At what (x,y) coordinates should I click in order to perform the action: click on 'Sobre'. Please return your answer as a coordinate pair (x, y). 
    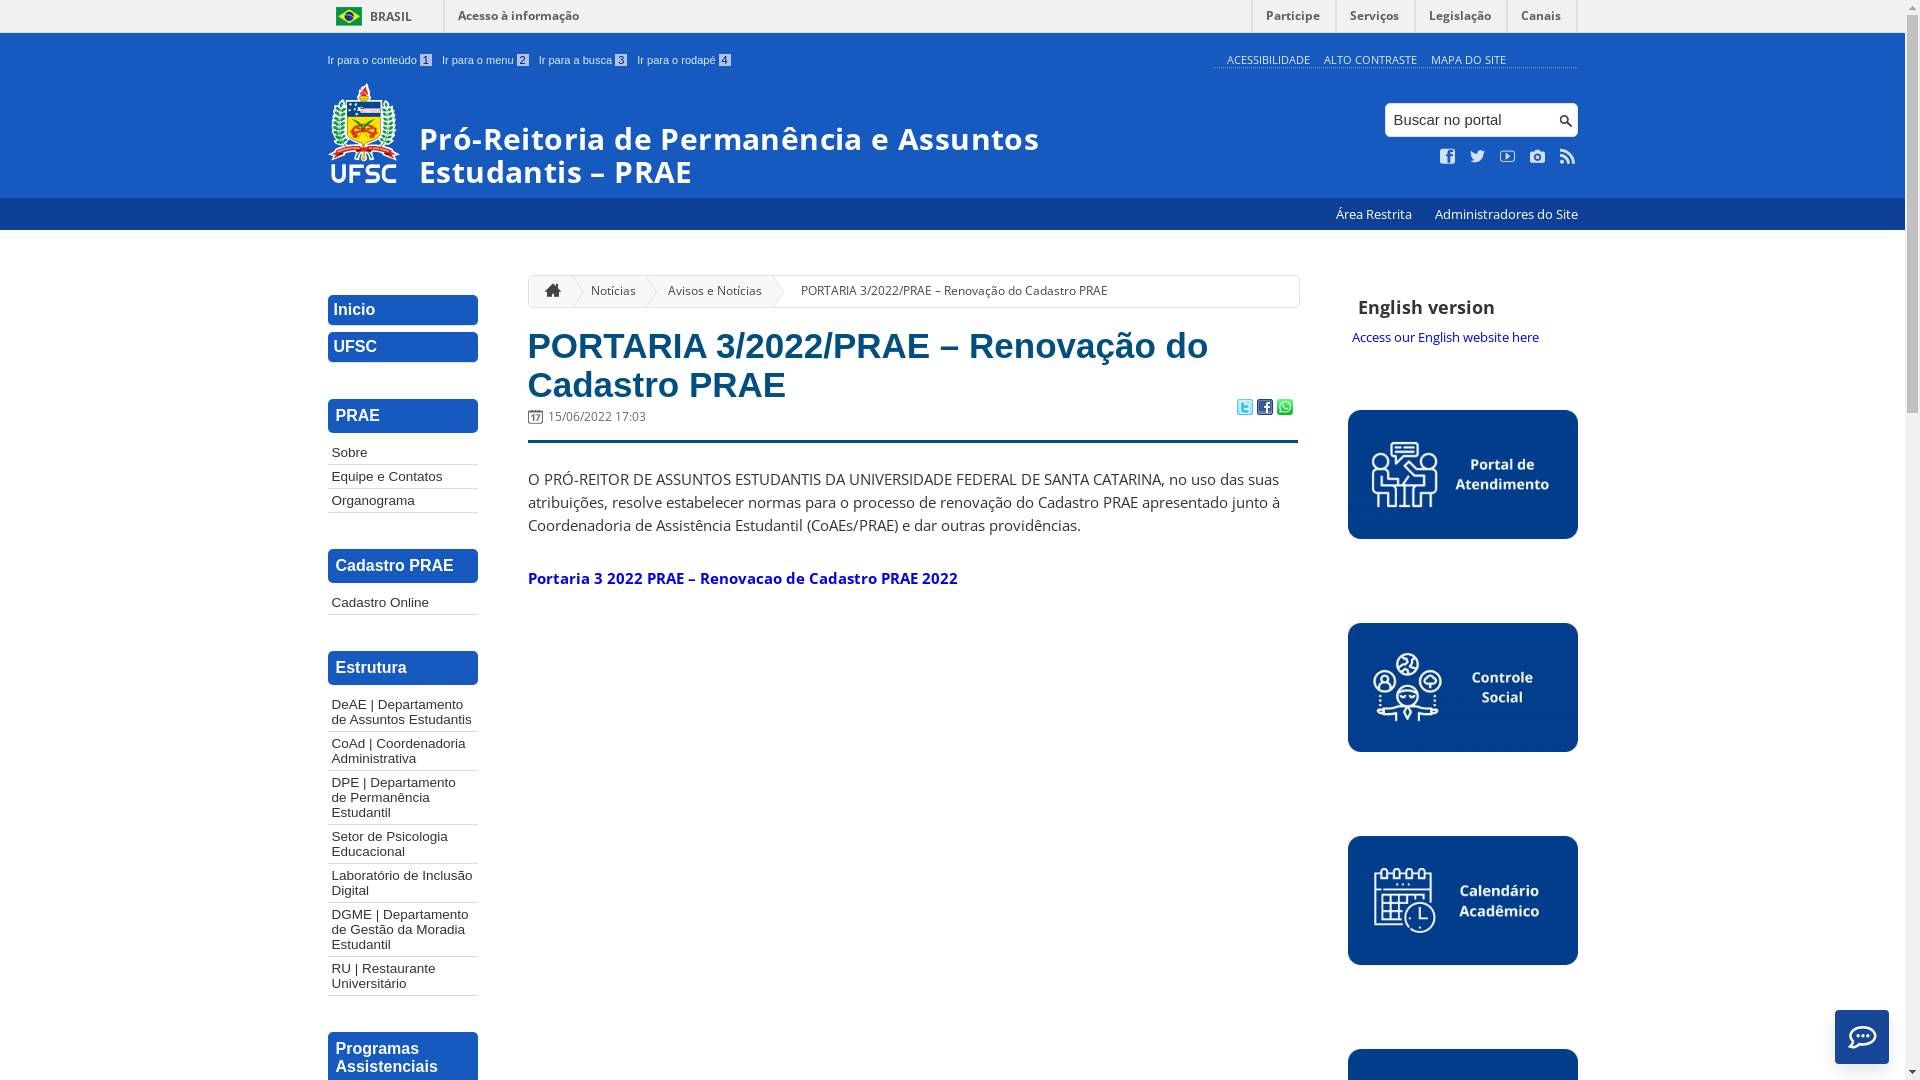
    Looking at the image, I should click on (327, 452).